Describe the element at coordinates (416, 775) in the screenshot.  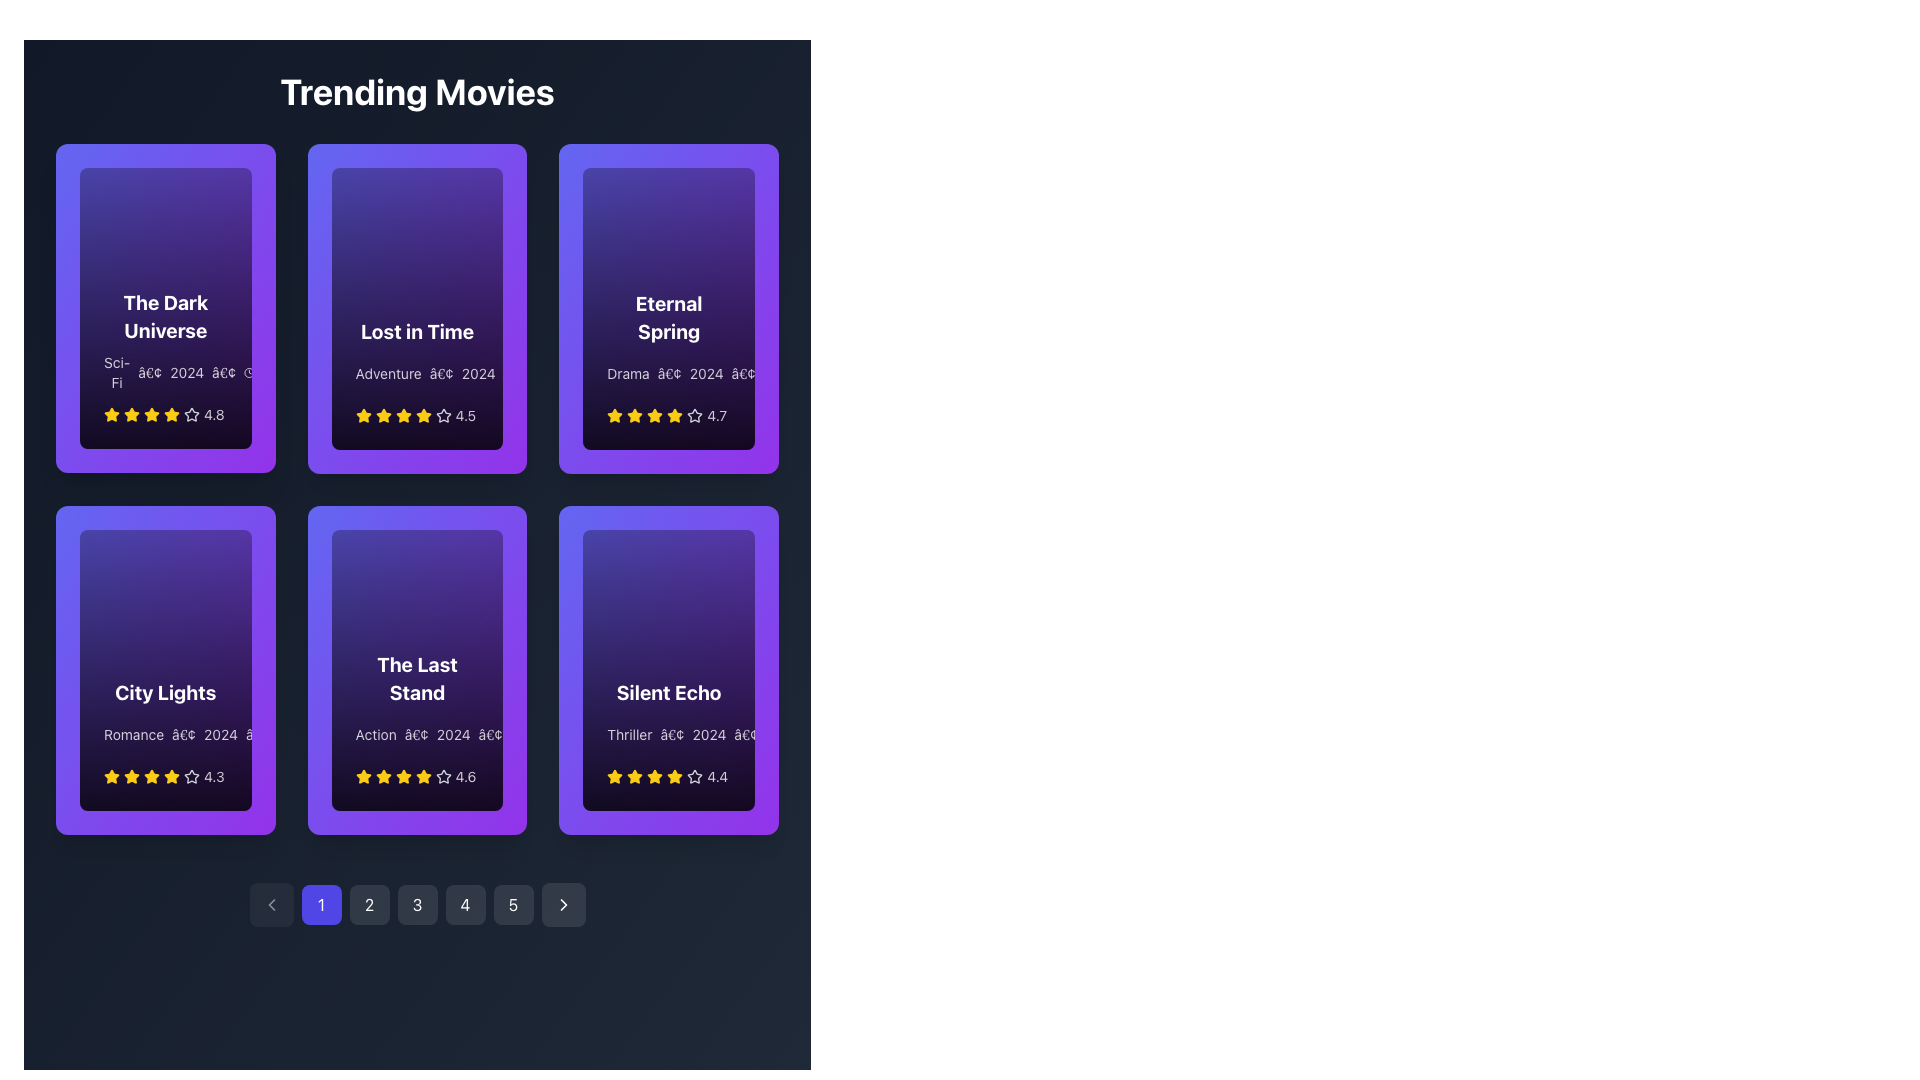
I see `the user rating display for 'The Last Stand' movie, located at the bottom center of the movie card` at that location.